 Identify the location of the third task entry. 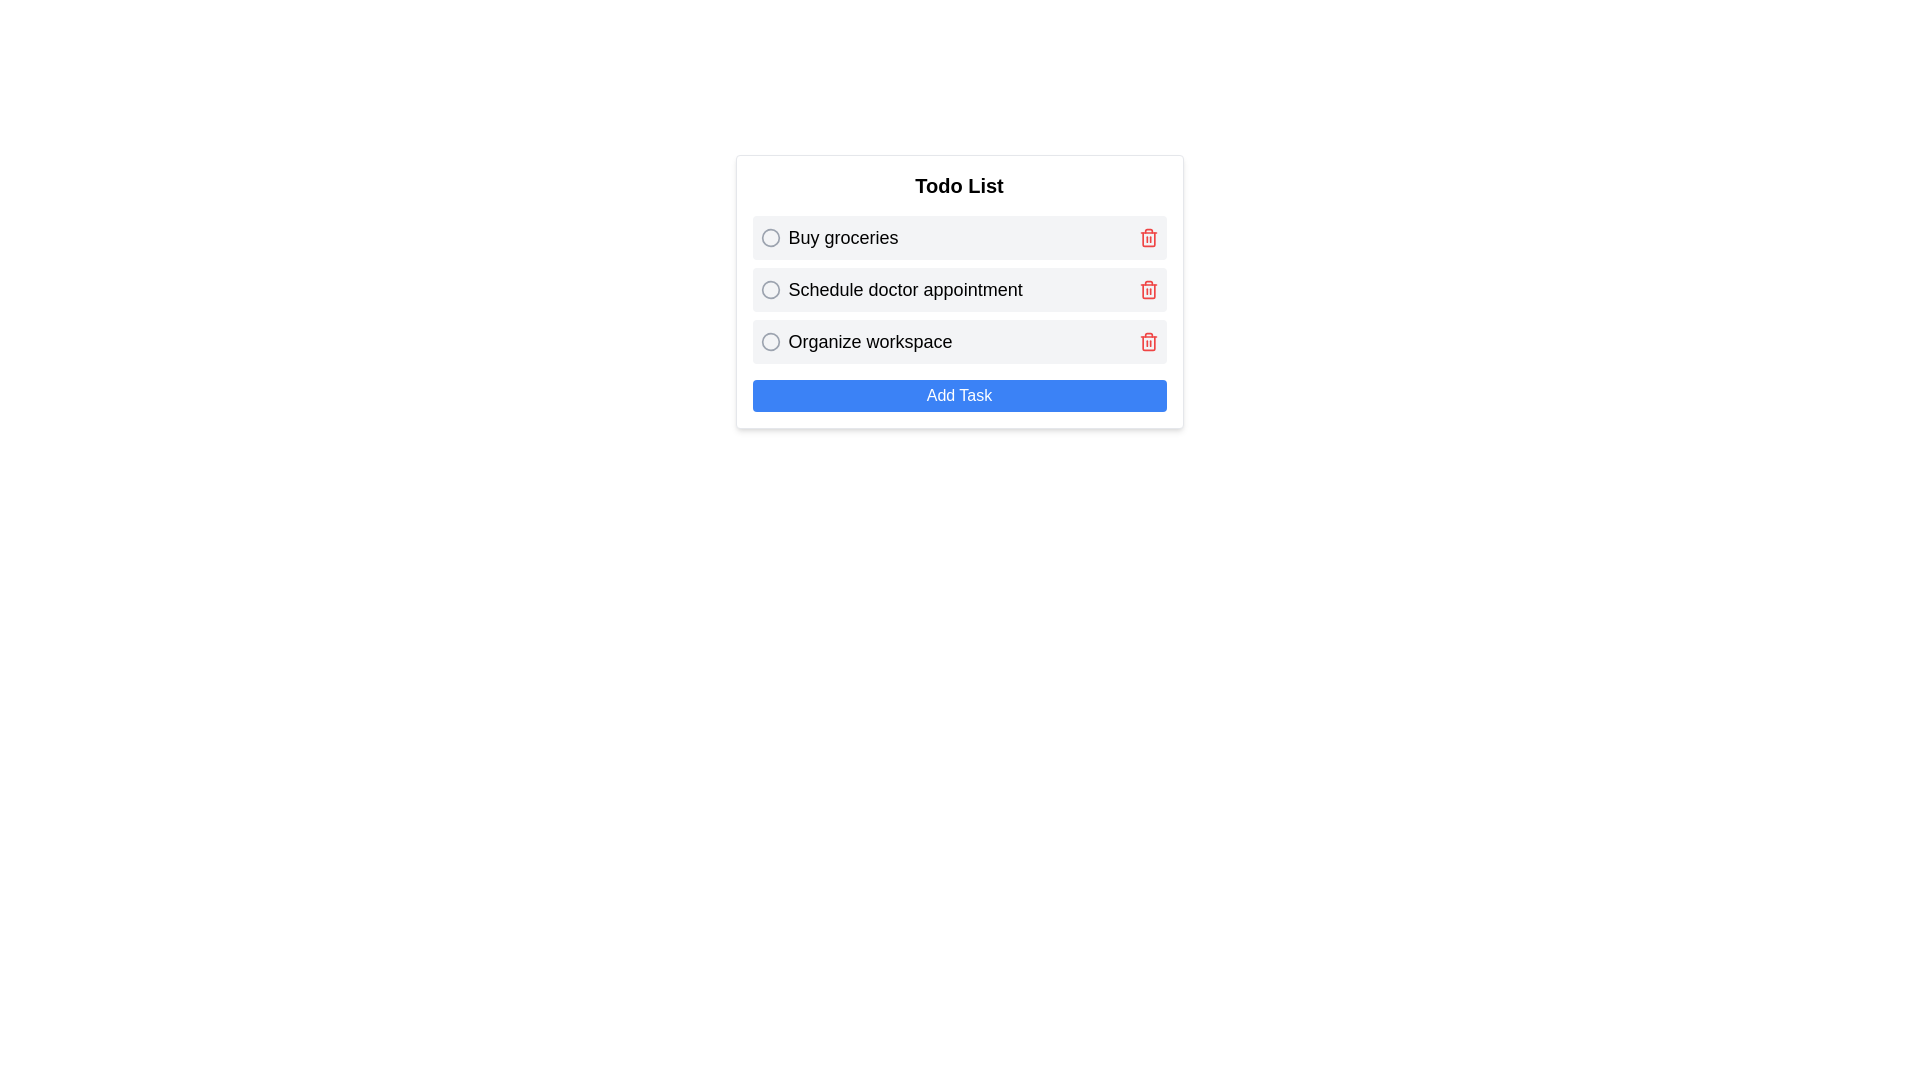
(958, 341).